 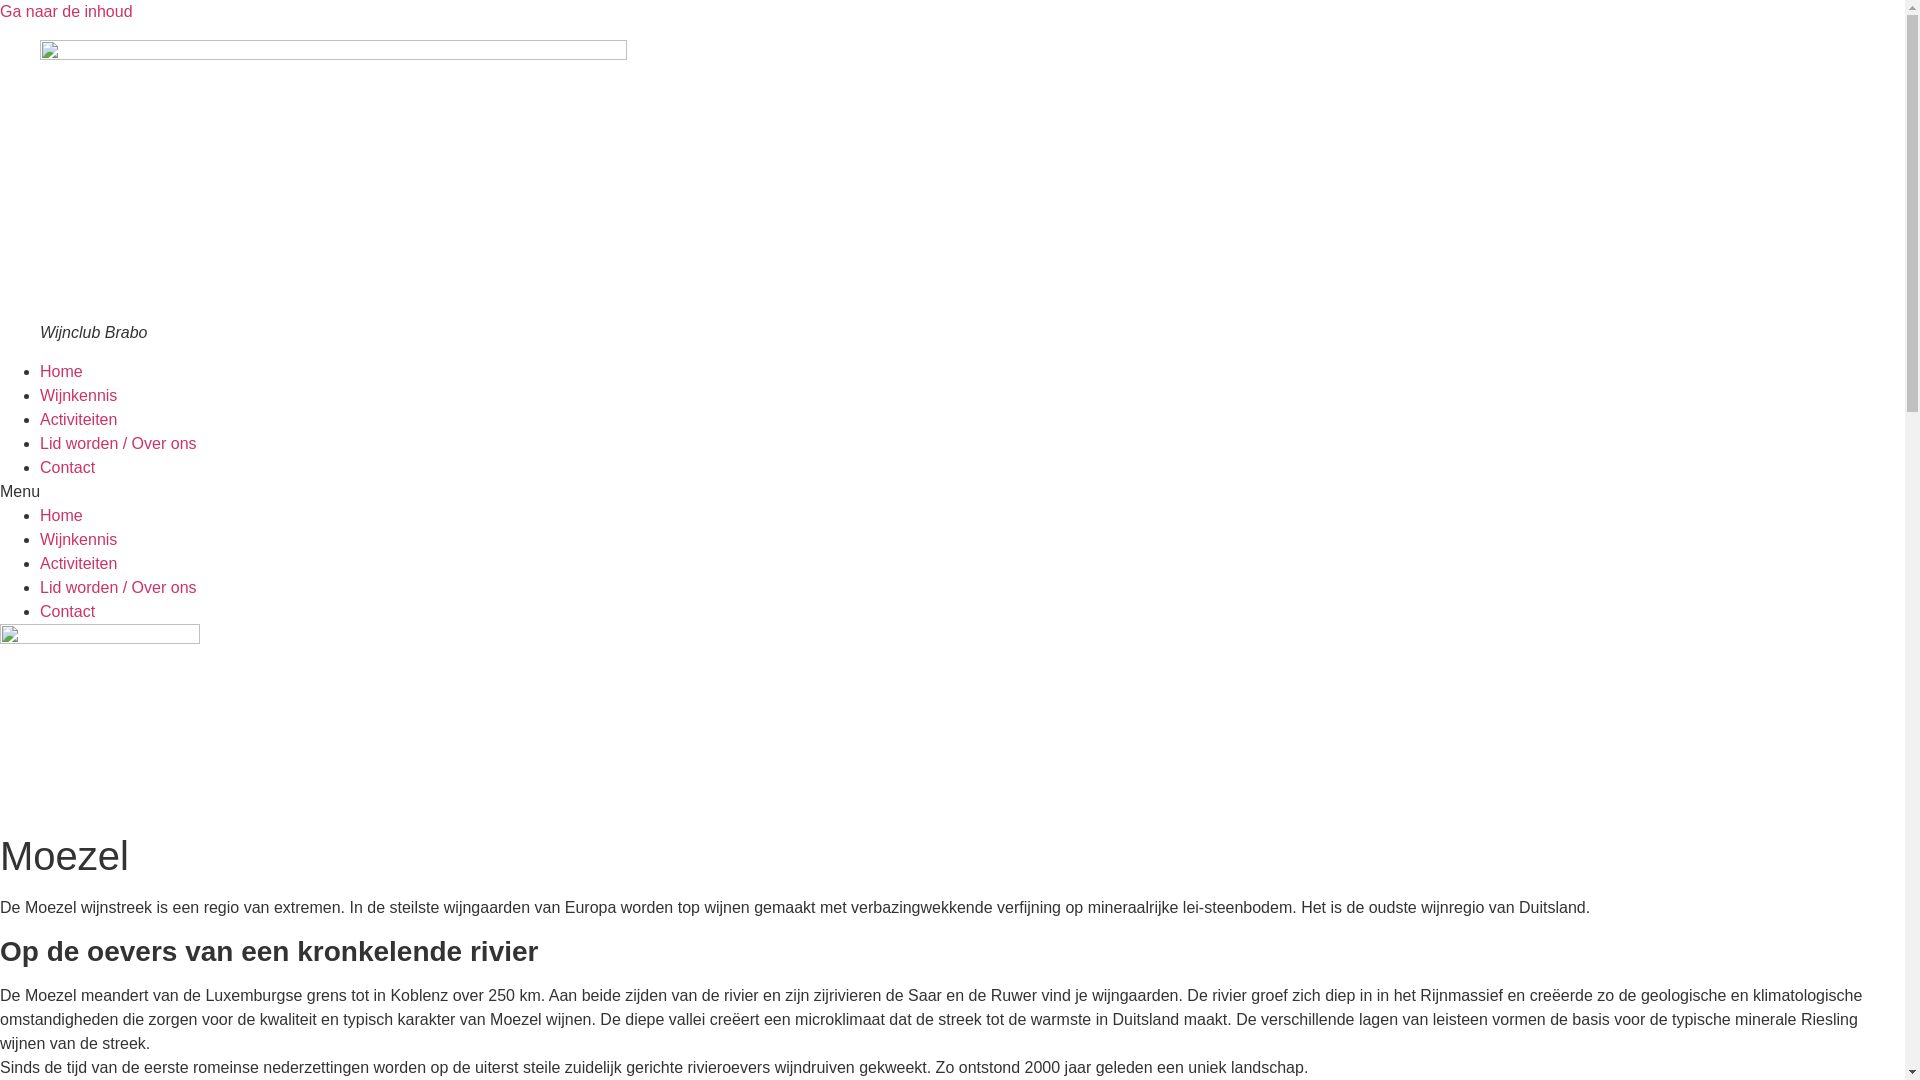 I want to click on 'Activiteiten', so click(x=78, y=418).